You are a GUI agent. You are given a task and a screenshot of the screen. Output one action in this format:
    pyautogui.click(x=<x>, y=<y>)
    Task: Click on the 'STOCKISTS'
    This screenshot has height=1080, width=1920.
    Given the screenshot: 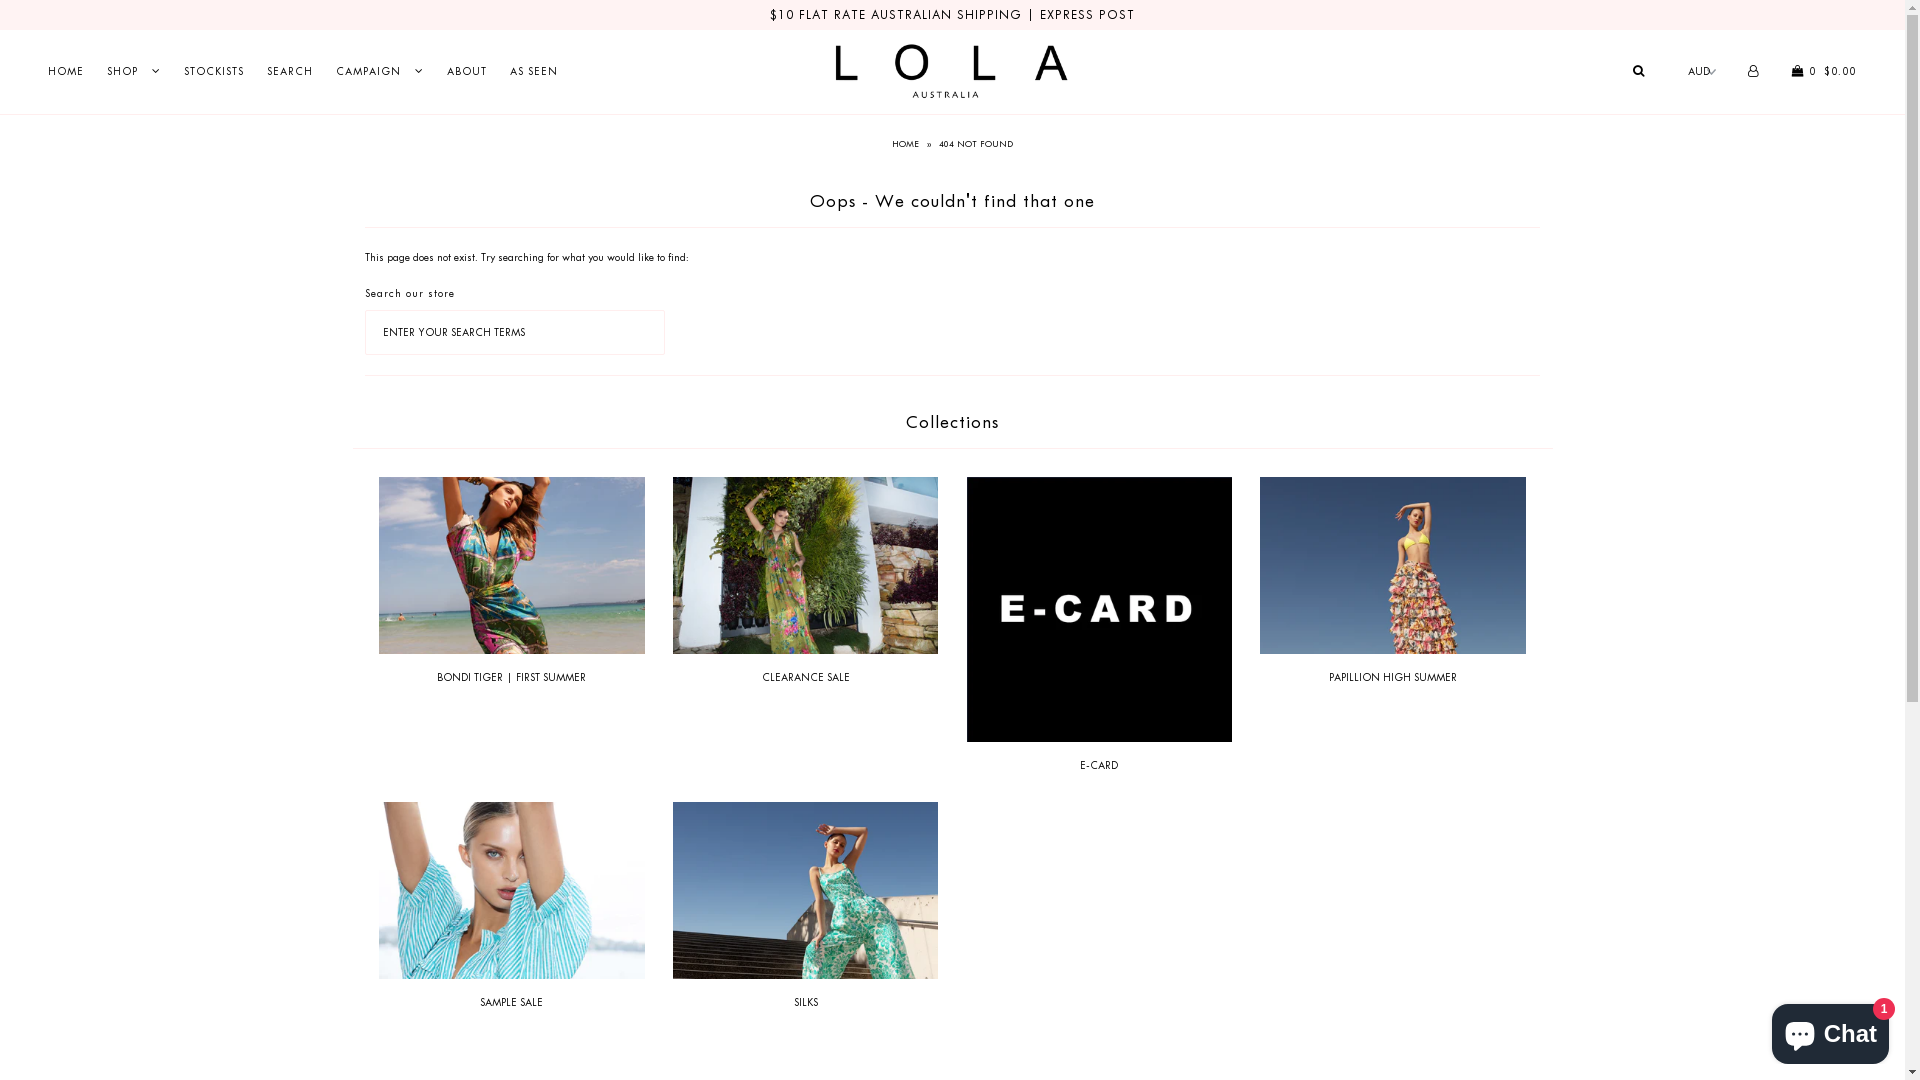 What is the action you would take?
    pyautogui.click(x=214, y=70)
    